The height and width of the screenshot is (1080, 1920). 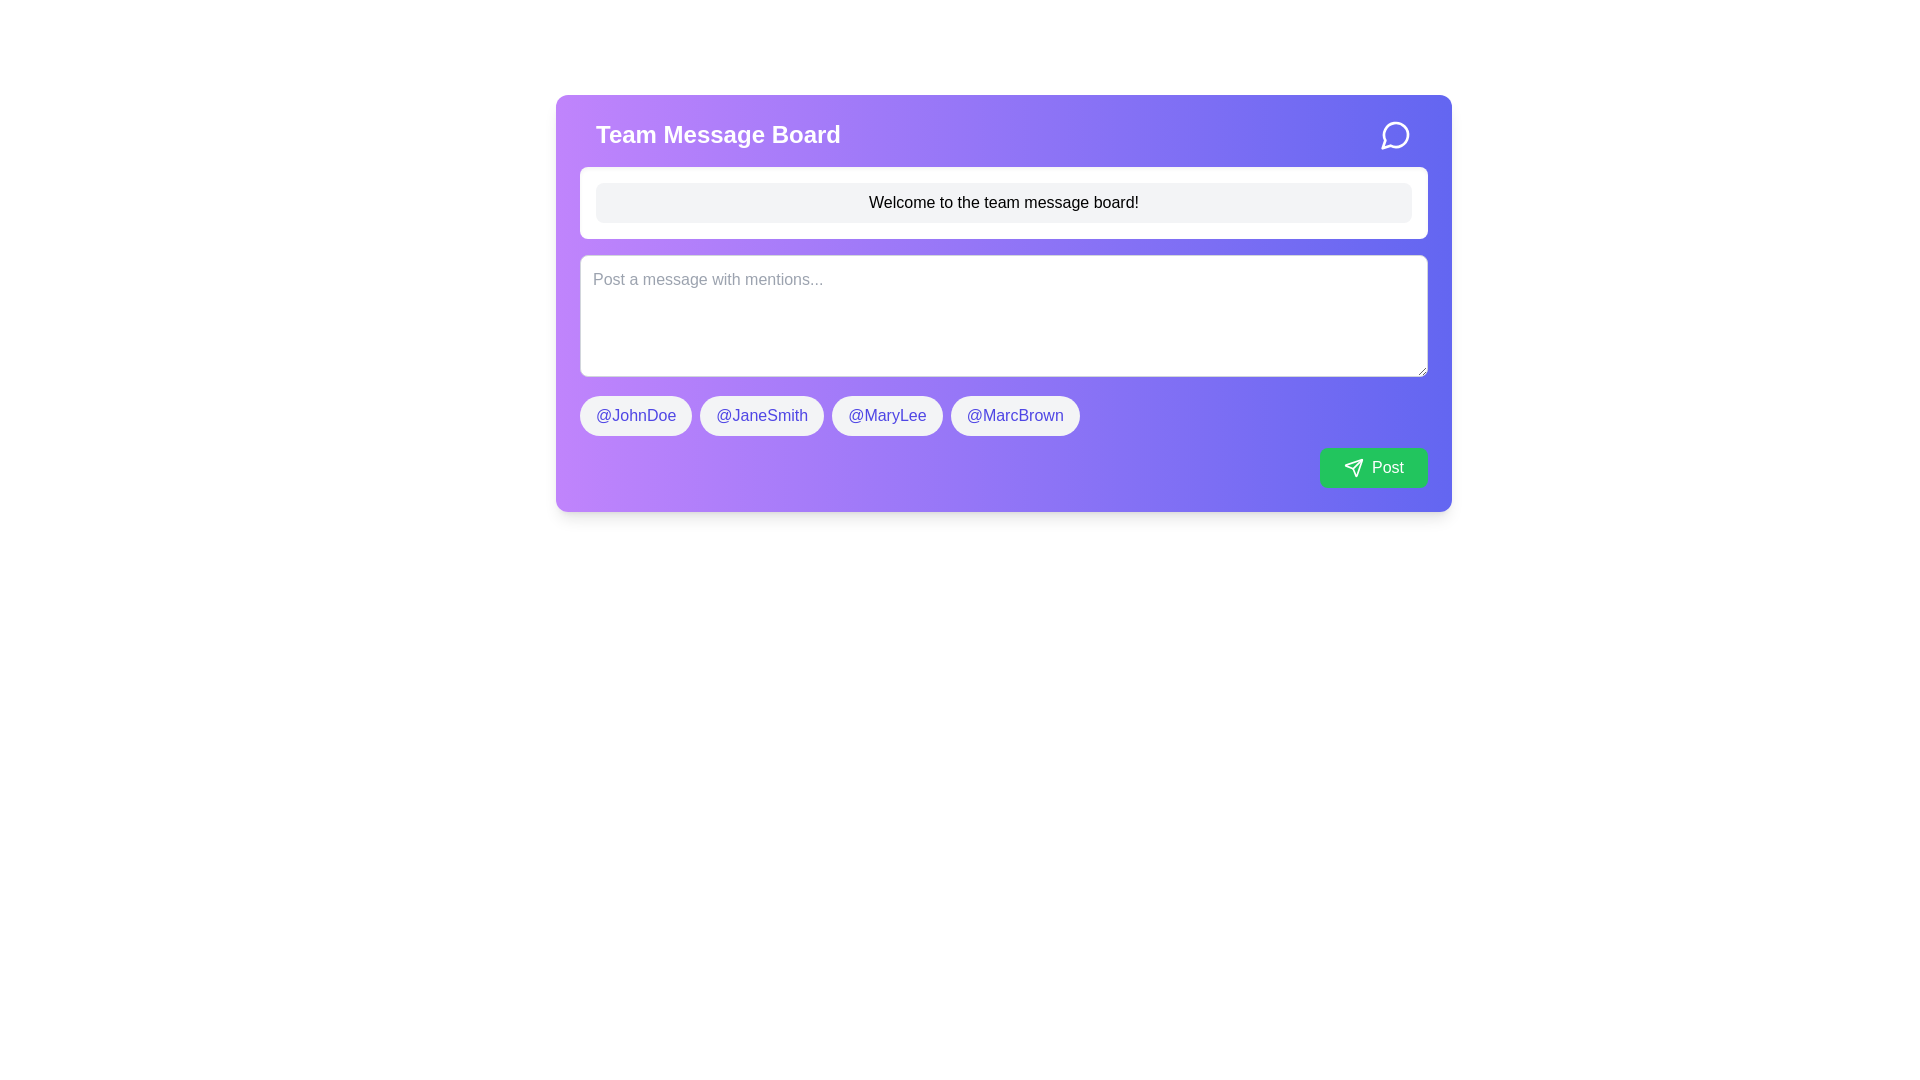 I want to click on the messaging icon located in the top-right corner of the purple panel labeled 'Team Message Board', which is the first icon in its group, so click(x=1394, y=135).